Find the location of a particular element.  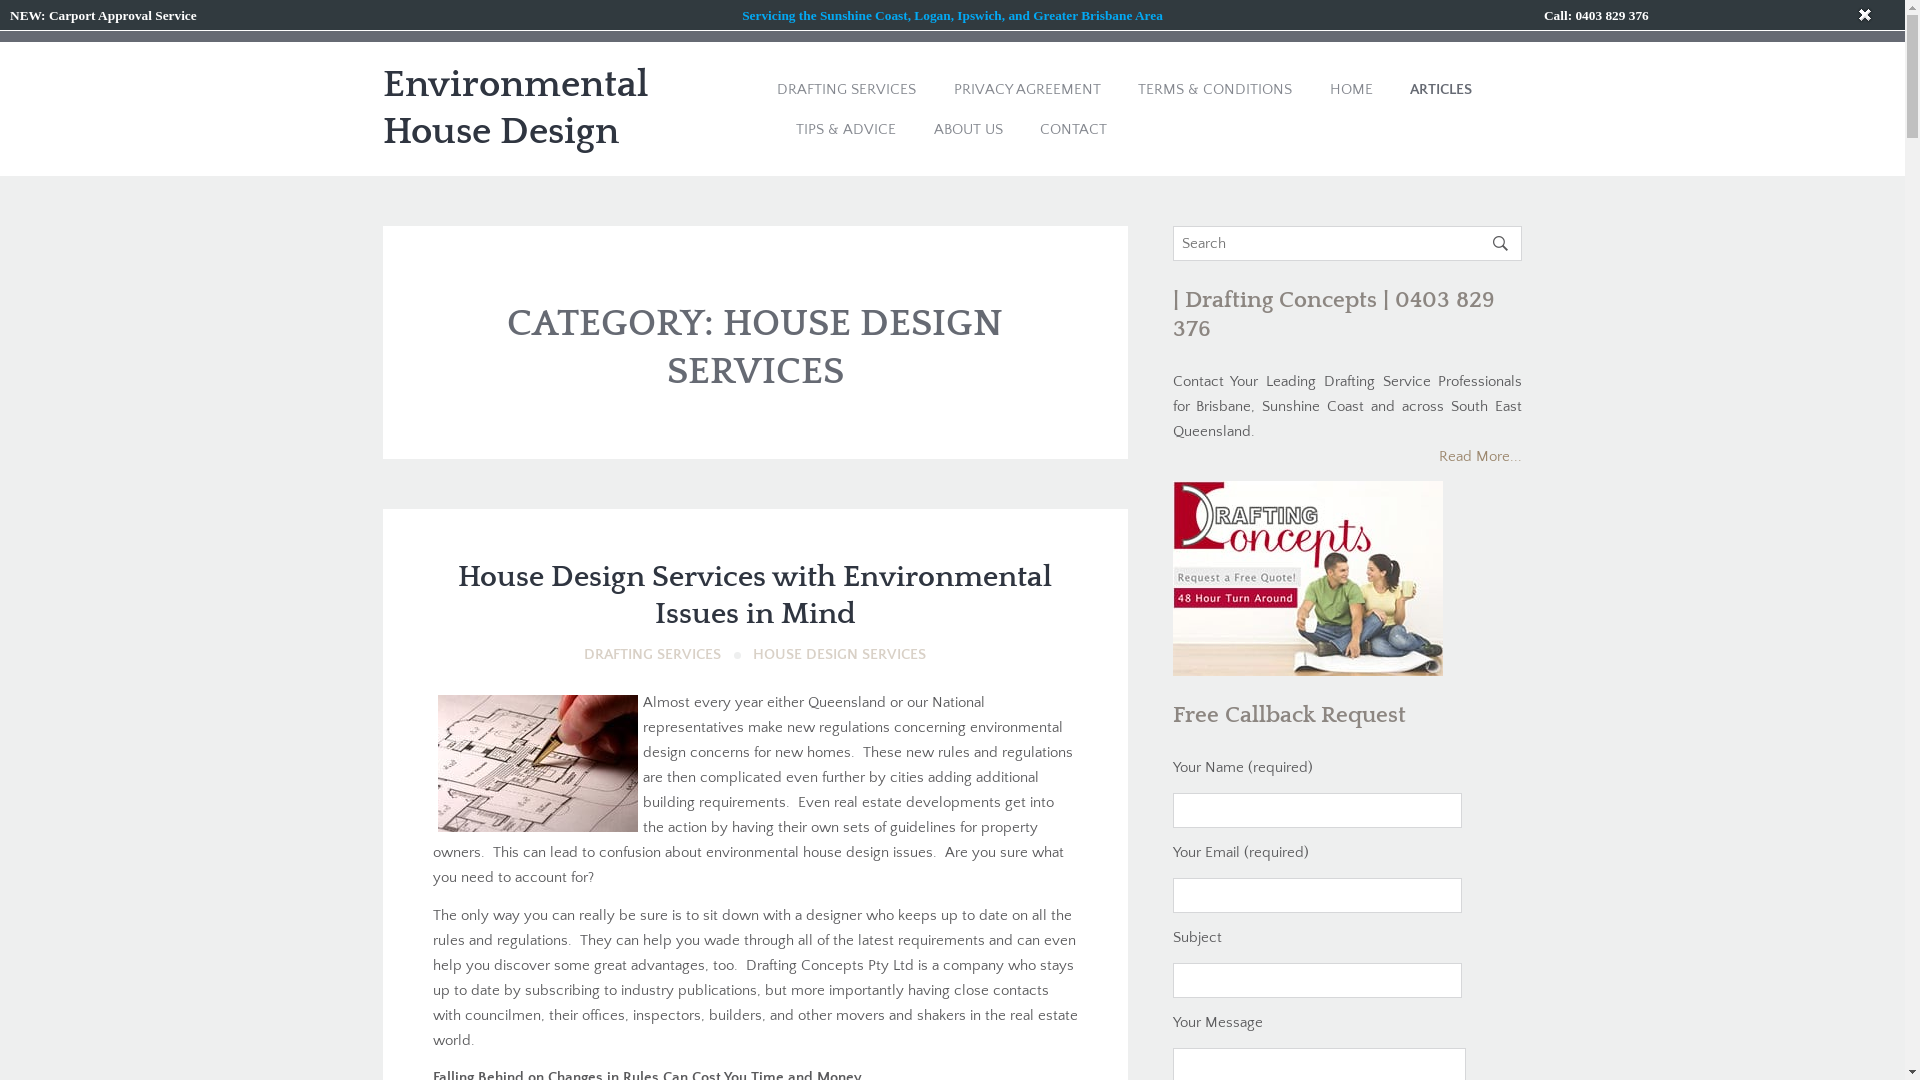

'Read More...' is located at coordinates (1480, 456).